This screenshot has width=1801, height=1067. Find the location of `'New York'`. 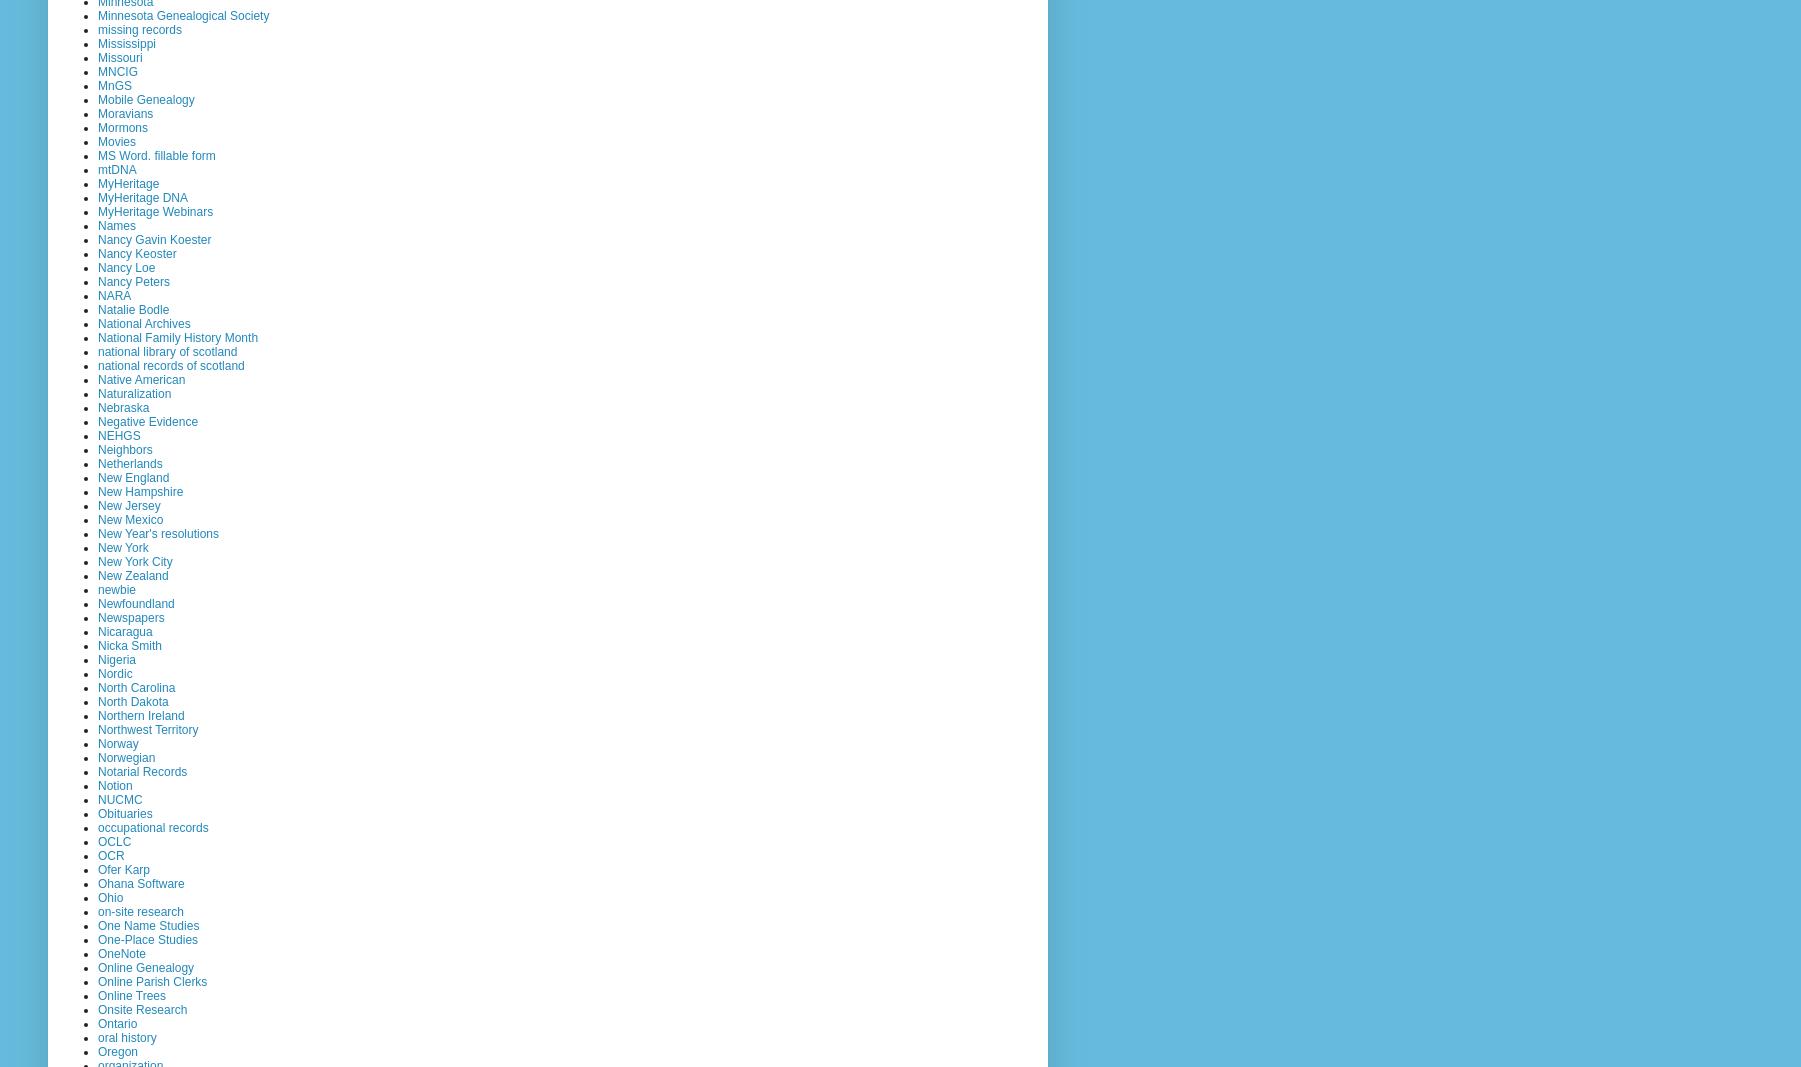

'New York' is located at coordinates (123, 547).